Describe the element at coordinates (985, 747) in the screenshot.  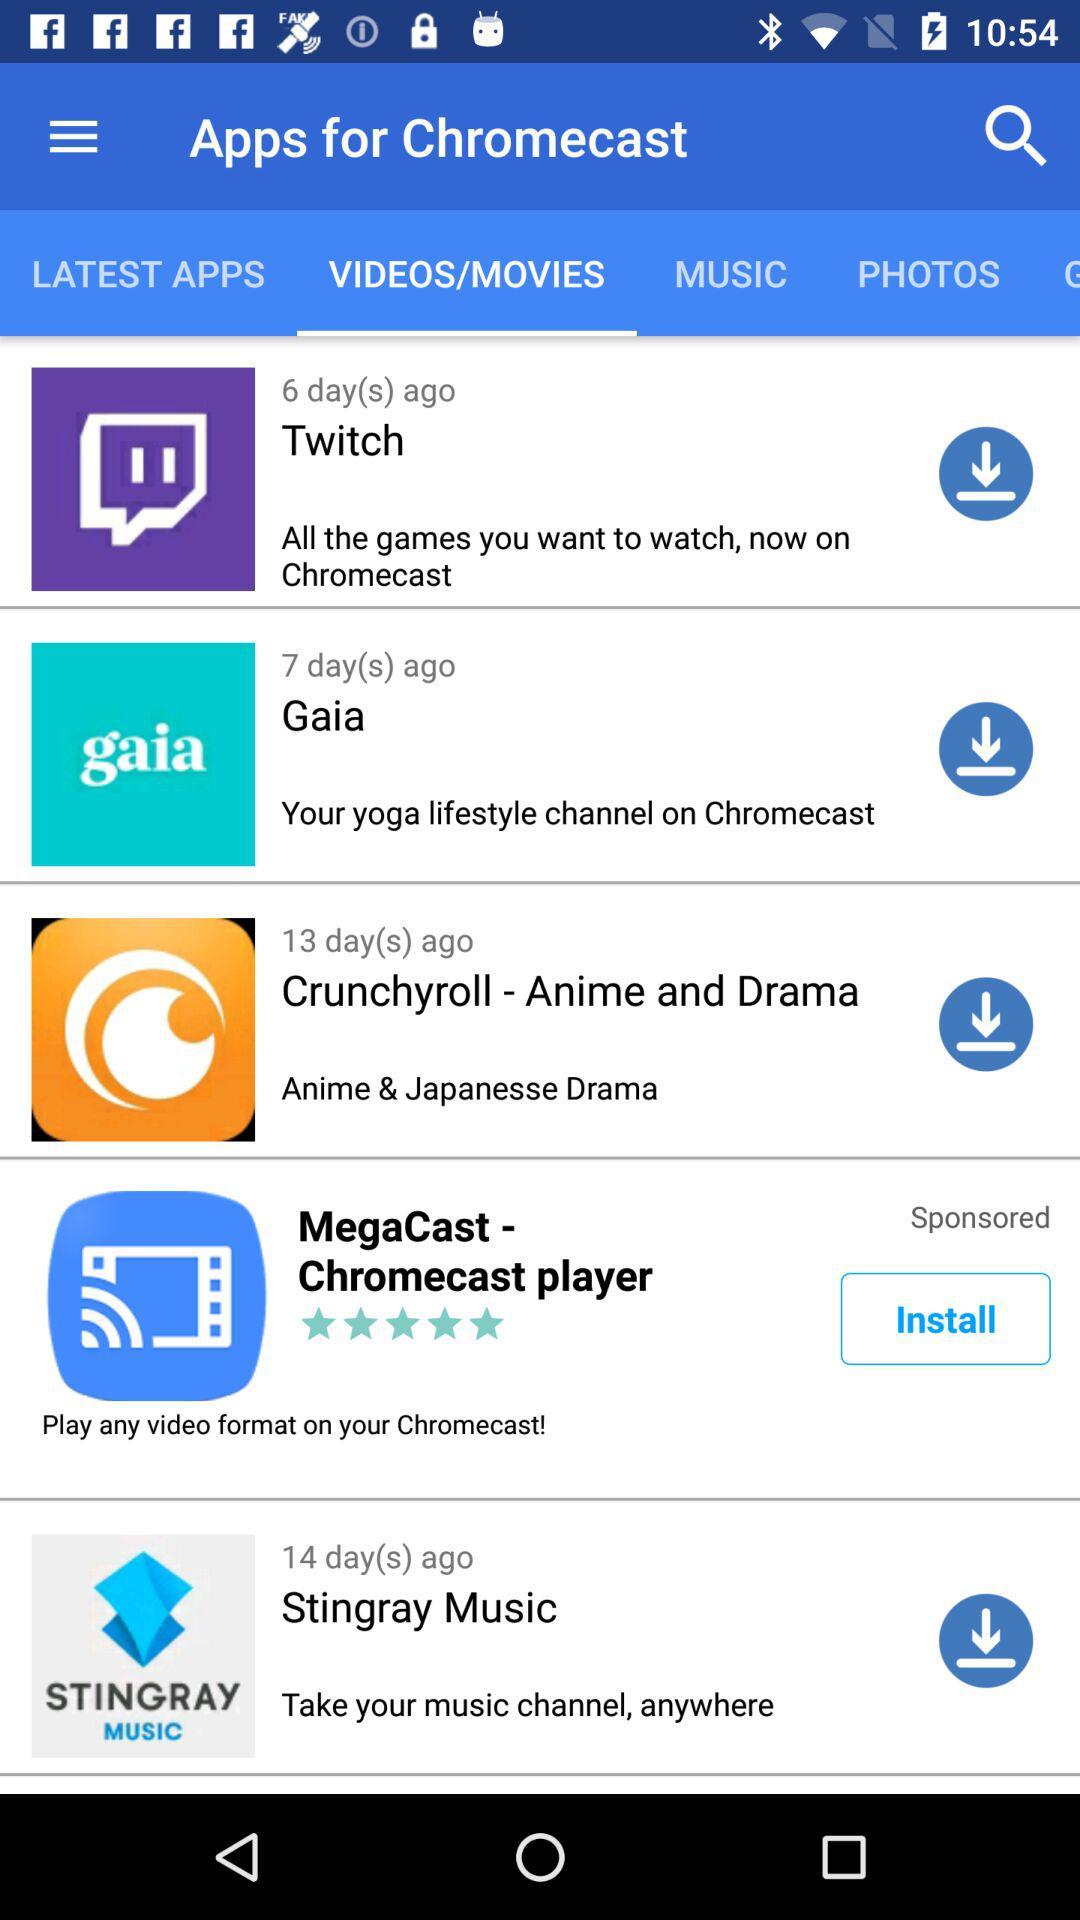
I see `the second download icon which is next to gaia` at that location.